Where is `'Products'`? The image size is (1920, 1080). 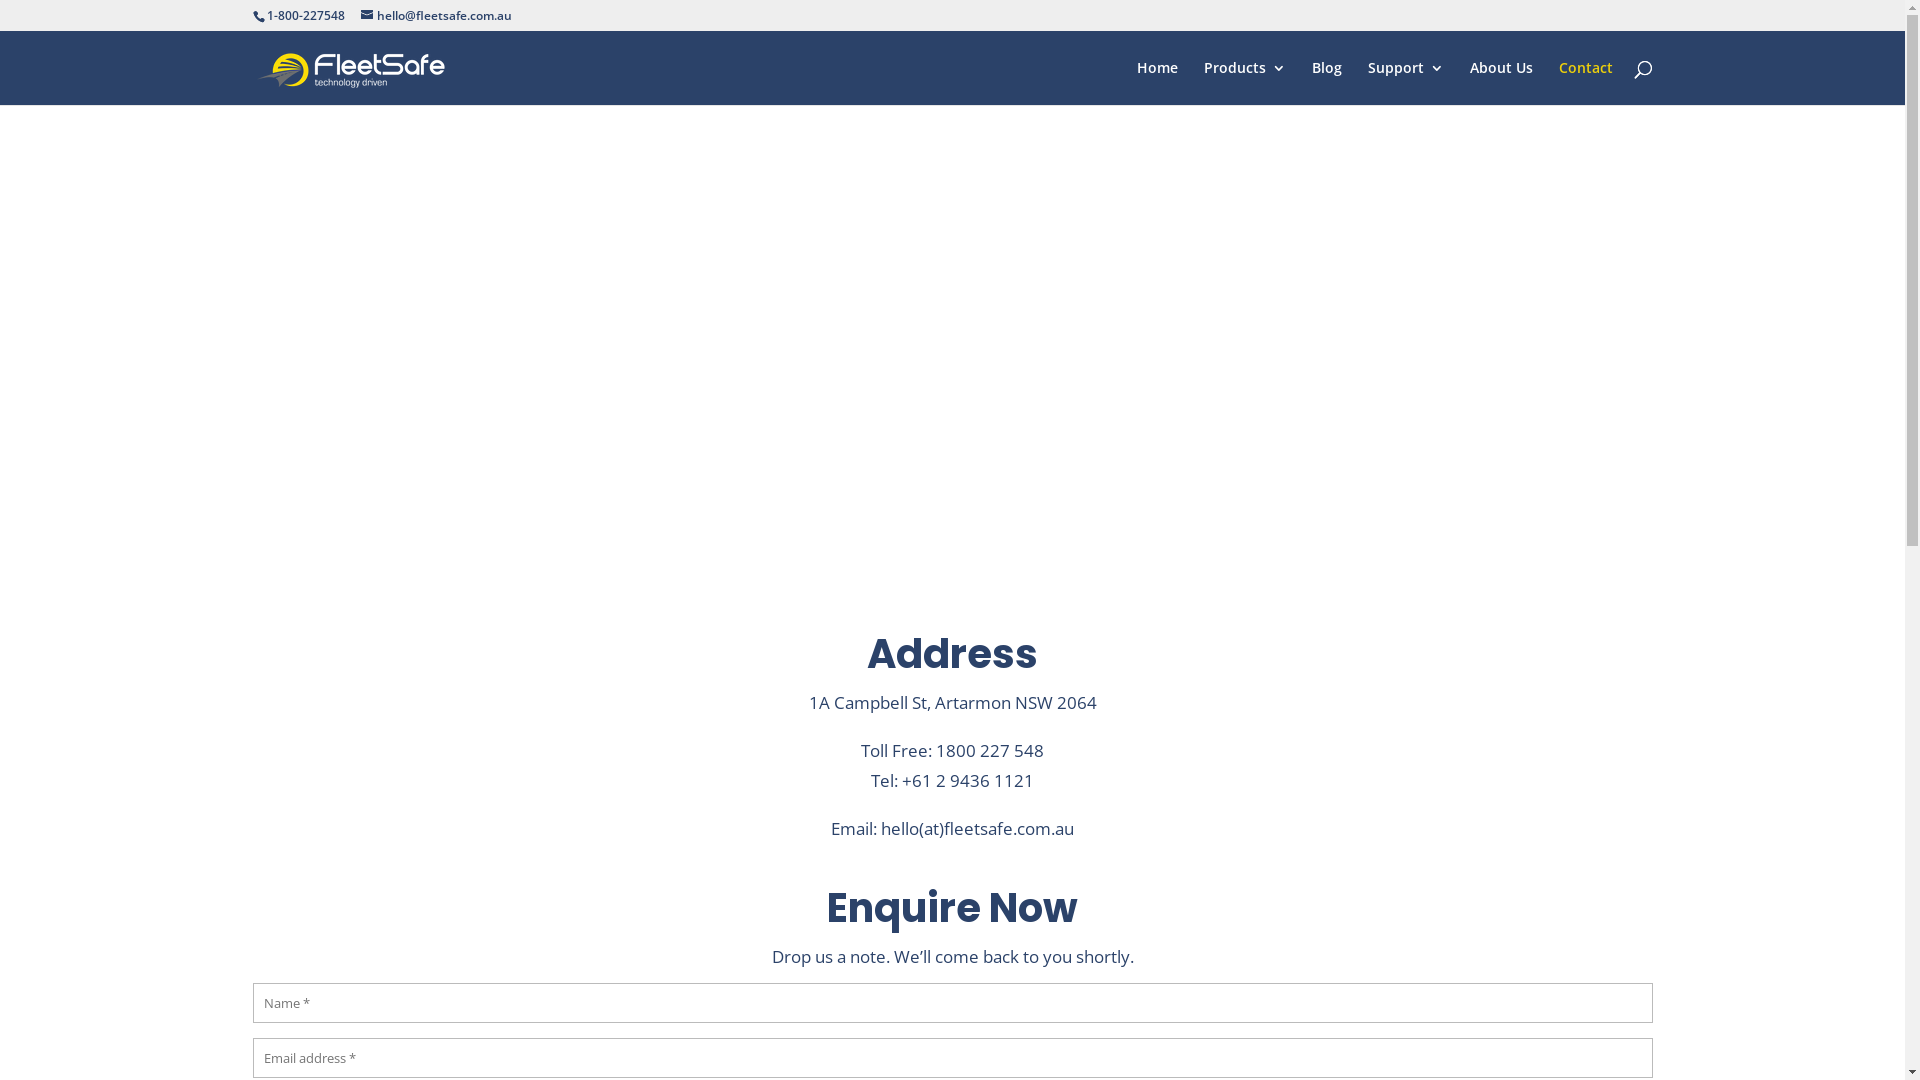
'Products' is located at coordinates (1243, 82).